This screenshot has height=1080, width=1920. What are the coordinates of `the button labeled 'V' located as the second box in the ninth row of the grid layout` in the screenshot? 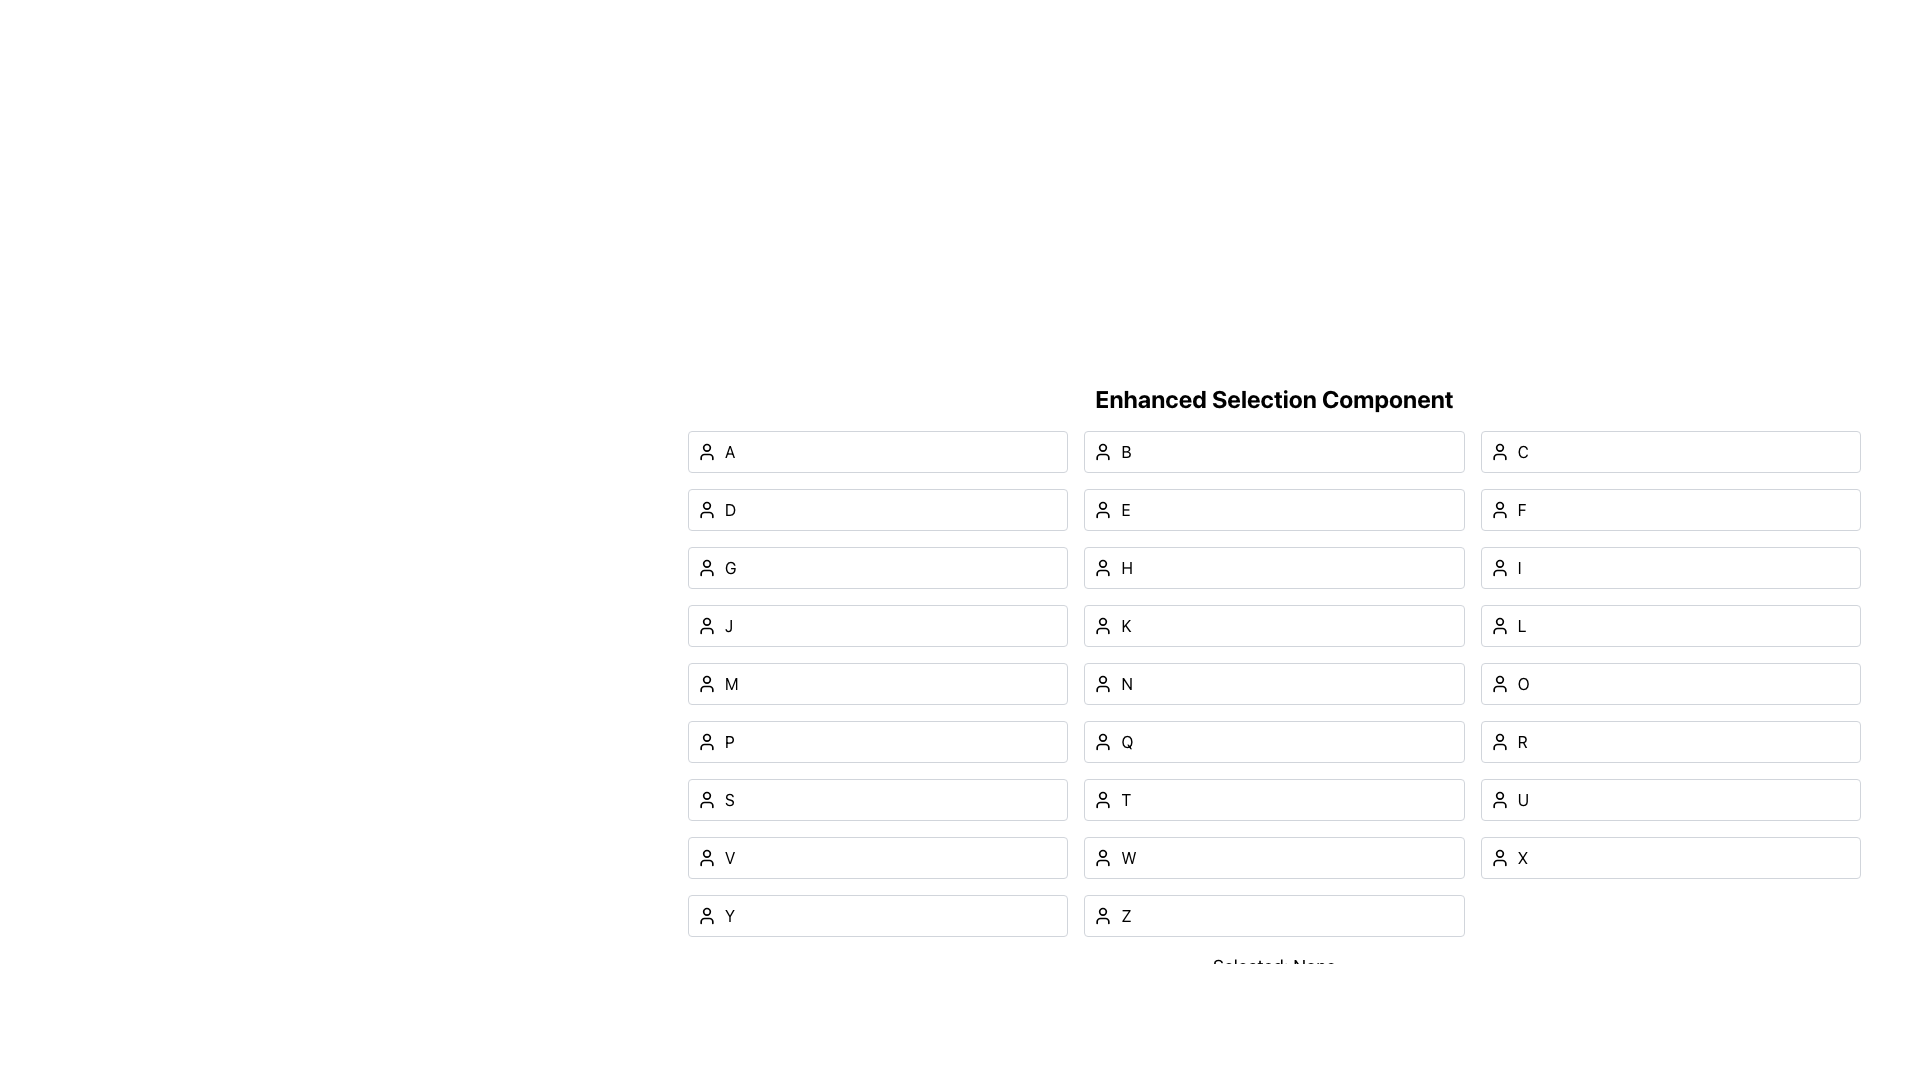 It's located at (878, 856).